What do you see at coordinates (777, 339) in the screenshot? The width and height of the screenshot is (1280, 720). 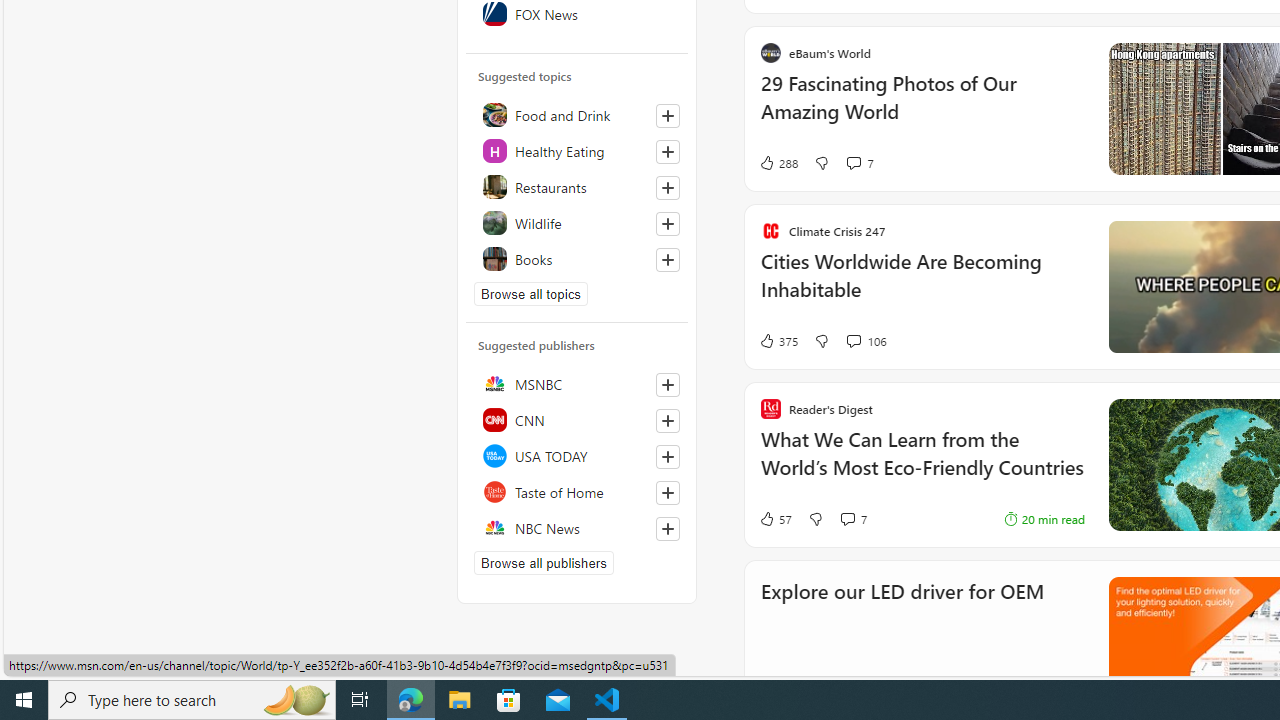 I see `'375 Like'` at bounding box center [777, 339].